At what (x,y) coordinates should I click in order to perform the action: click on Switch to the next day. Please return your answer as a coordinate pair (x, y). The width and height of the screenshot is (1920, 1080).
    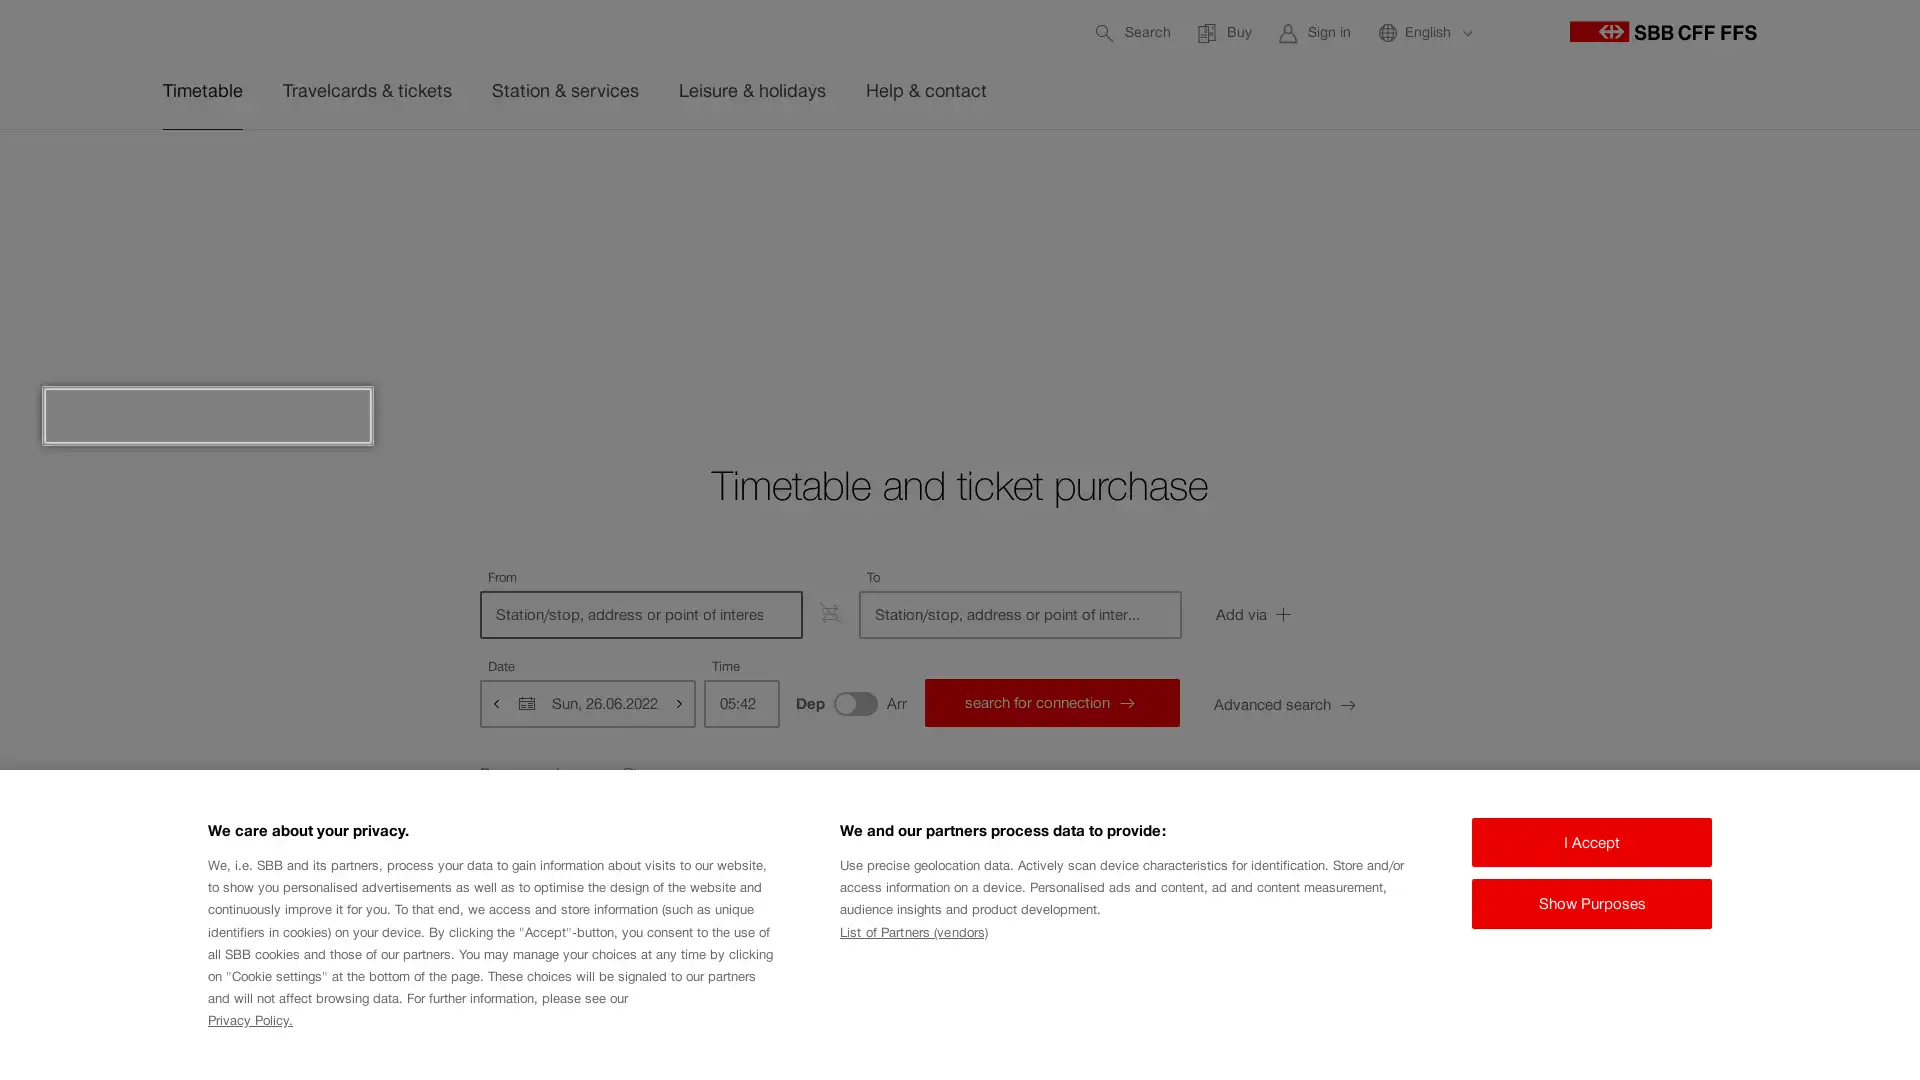
    Looking at the image, I should click on (677, 701).